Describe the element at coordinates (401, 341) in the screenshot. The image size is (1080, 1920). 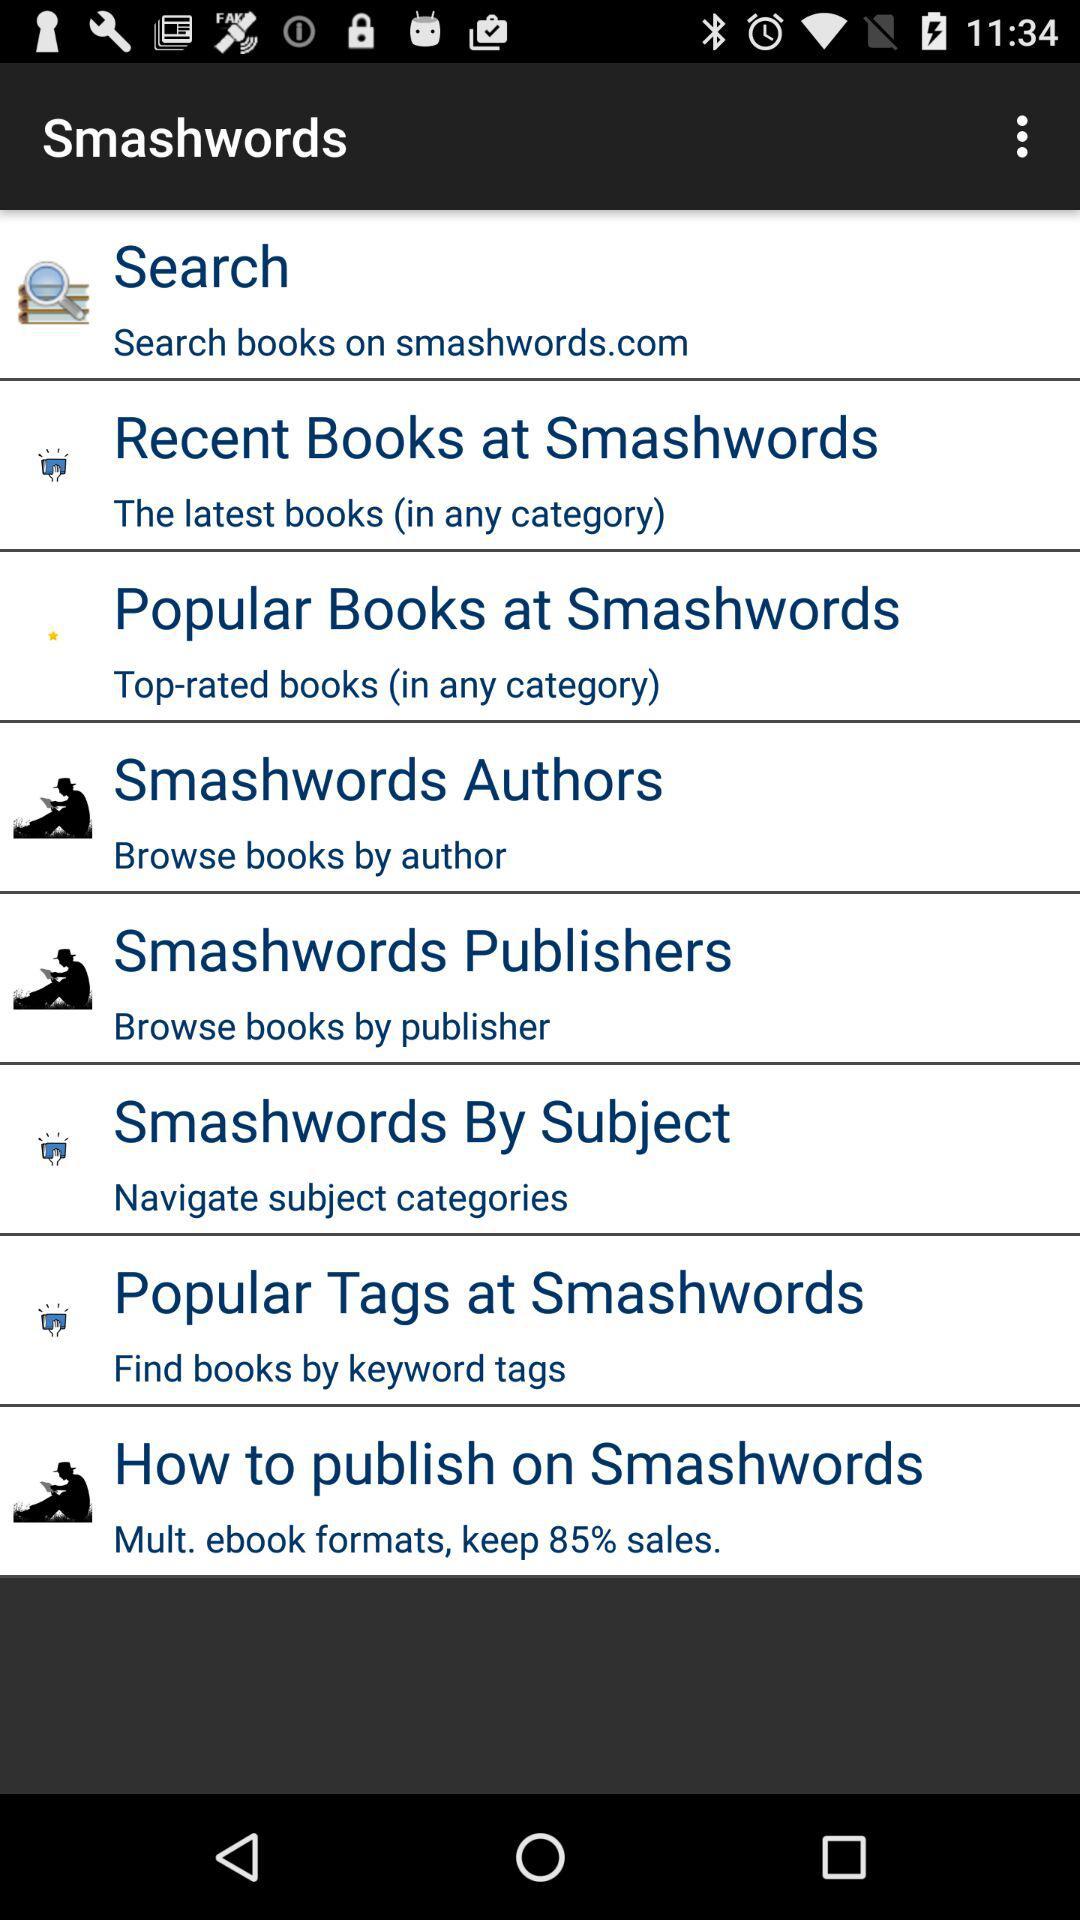
I see `the icon above recent books at` at that location.